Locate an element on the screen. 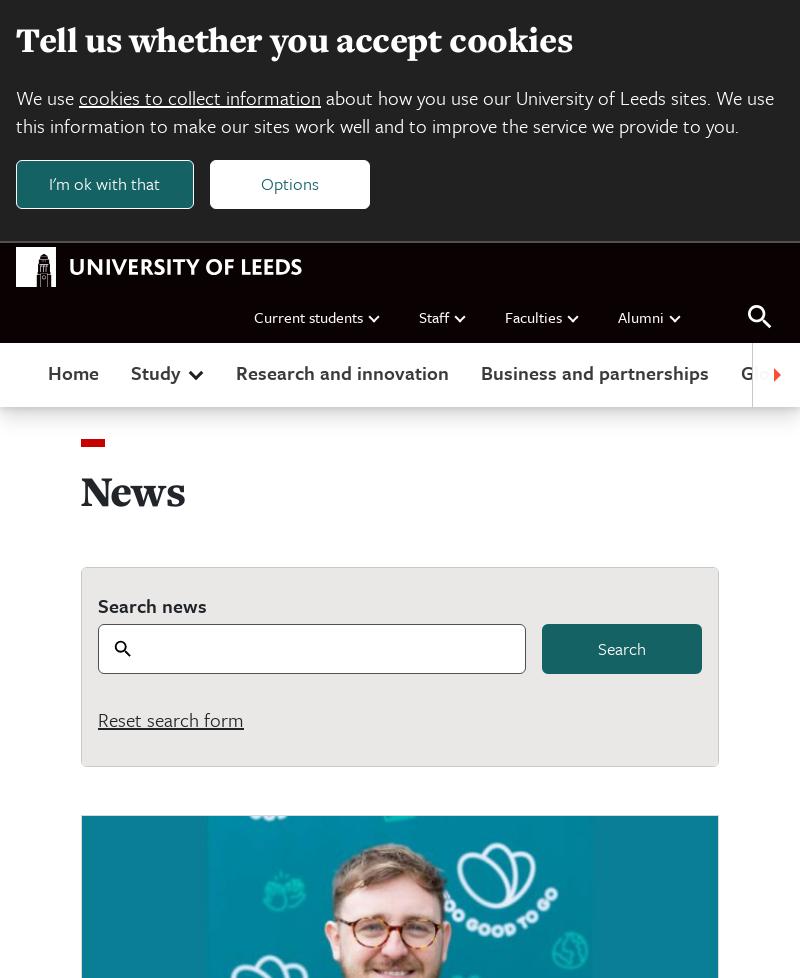  'Research and innovation' is located at coordinates (342, 370).